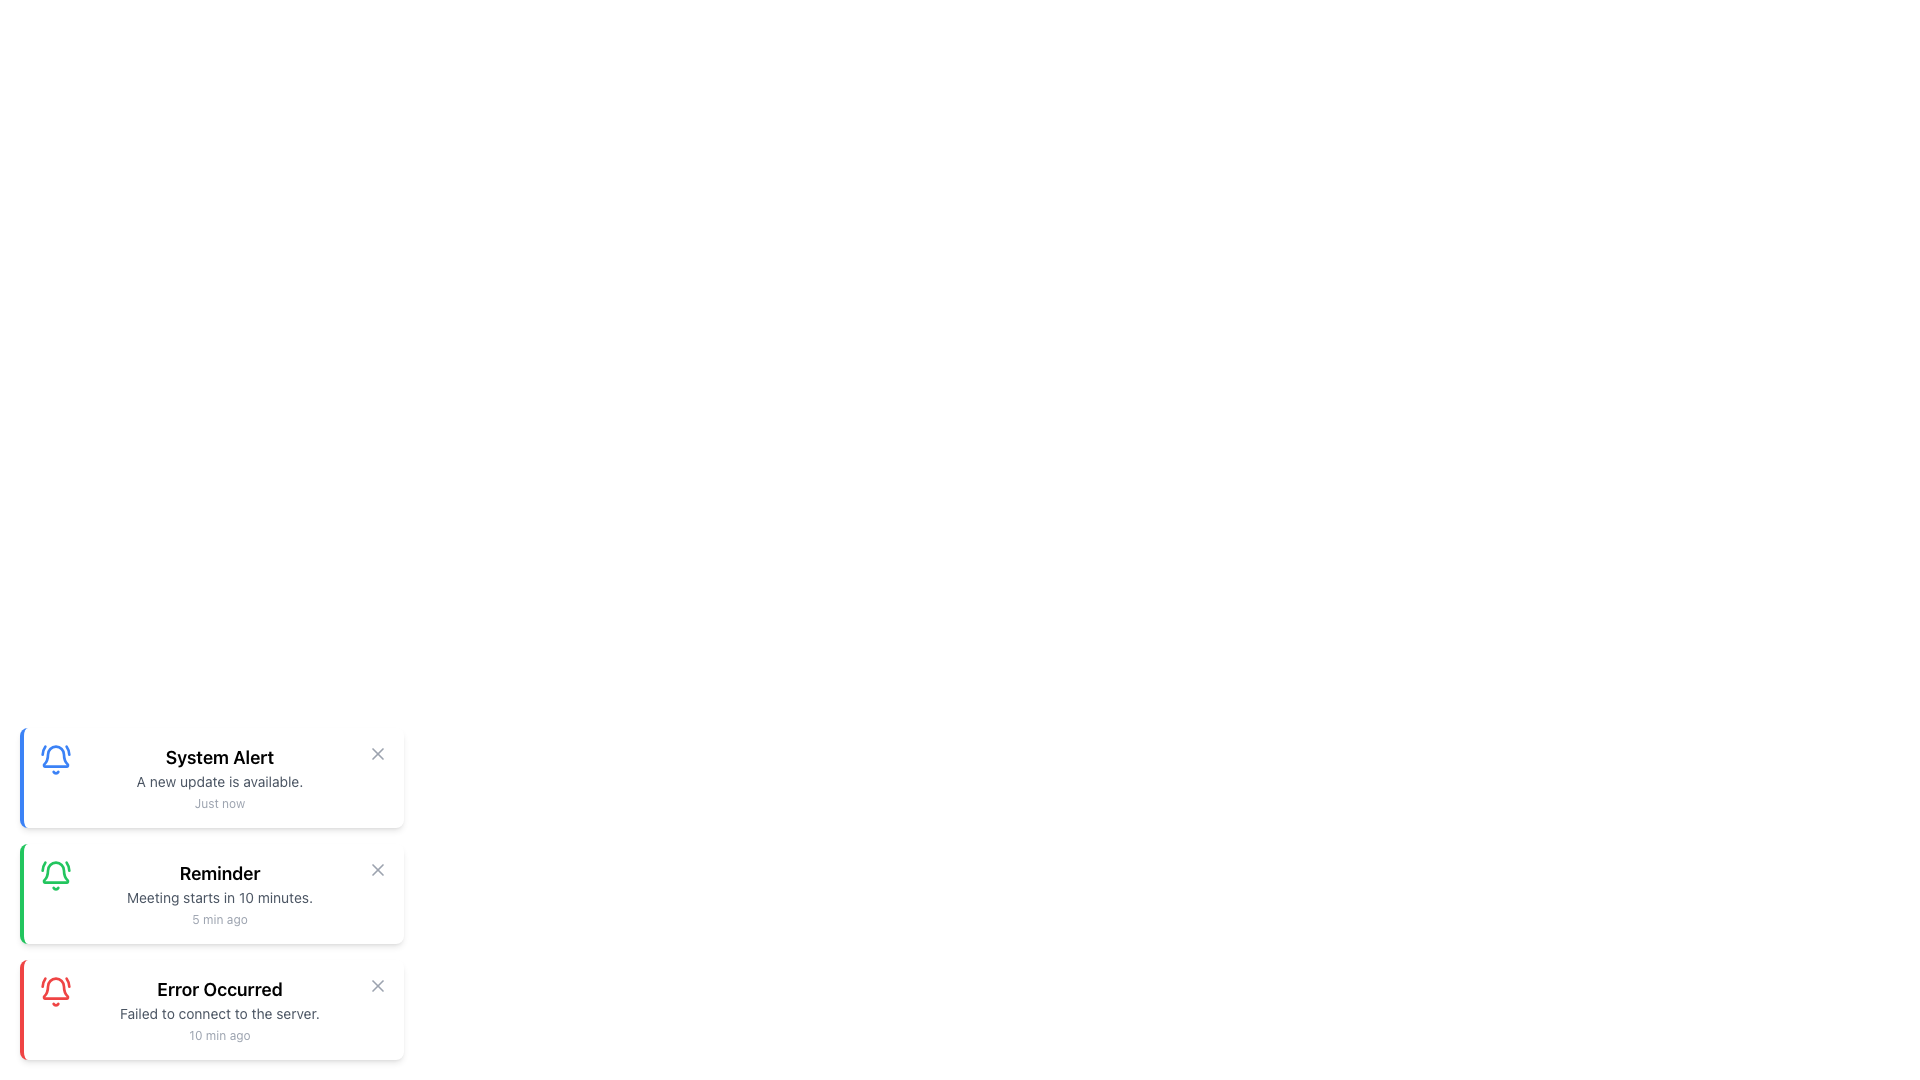 This screenshot has height=1080, width=1920. What do you see at coordinates (220, 802) in the screenshot?
I see `the small text label displaying 'Just now' in light gray color, positioned beneath the notification message 'A new update is available' under the 'System Alert' notification` at bounding box center [220, 802].